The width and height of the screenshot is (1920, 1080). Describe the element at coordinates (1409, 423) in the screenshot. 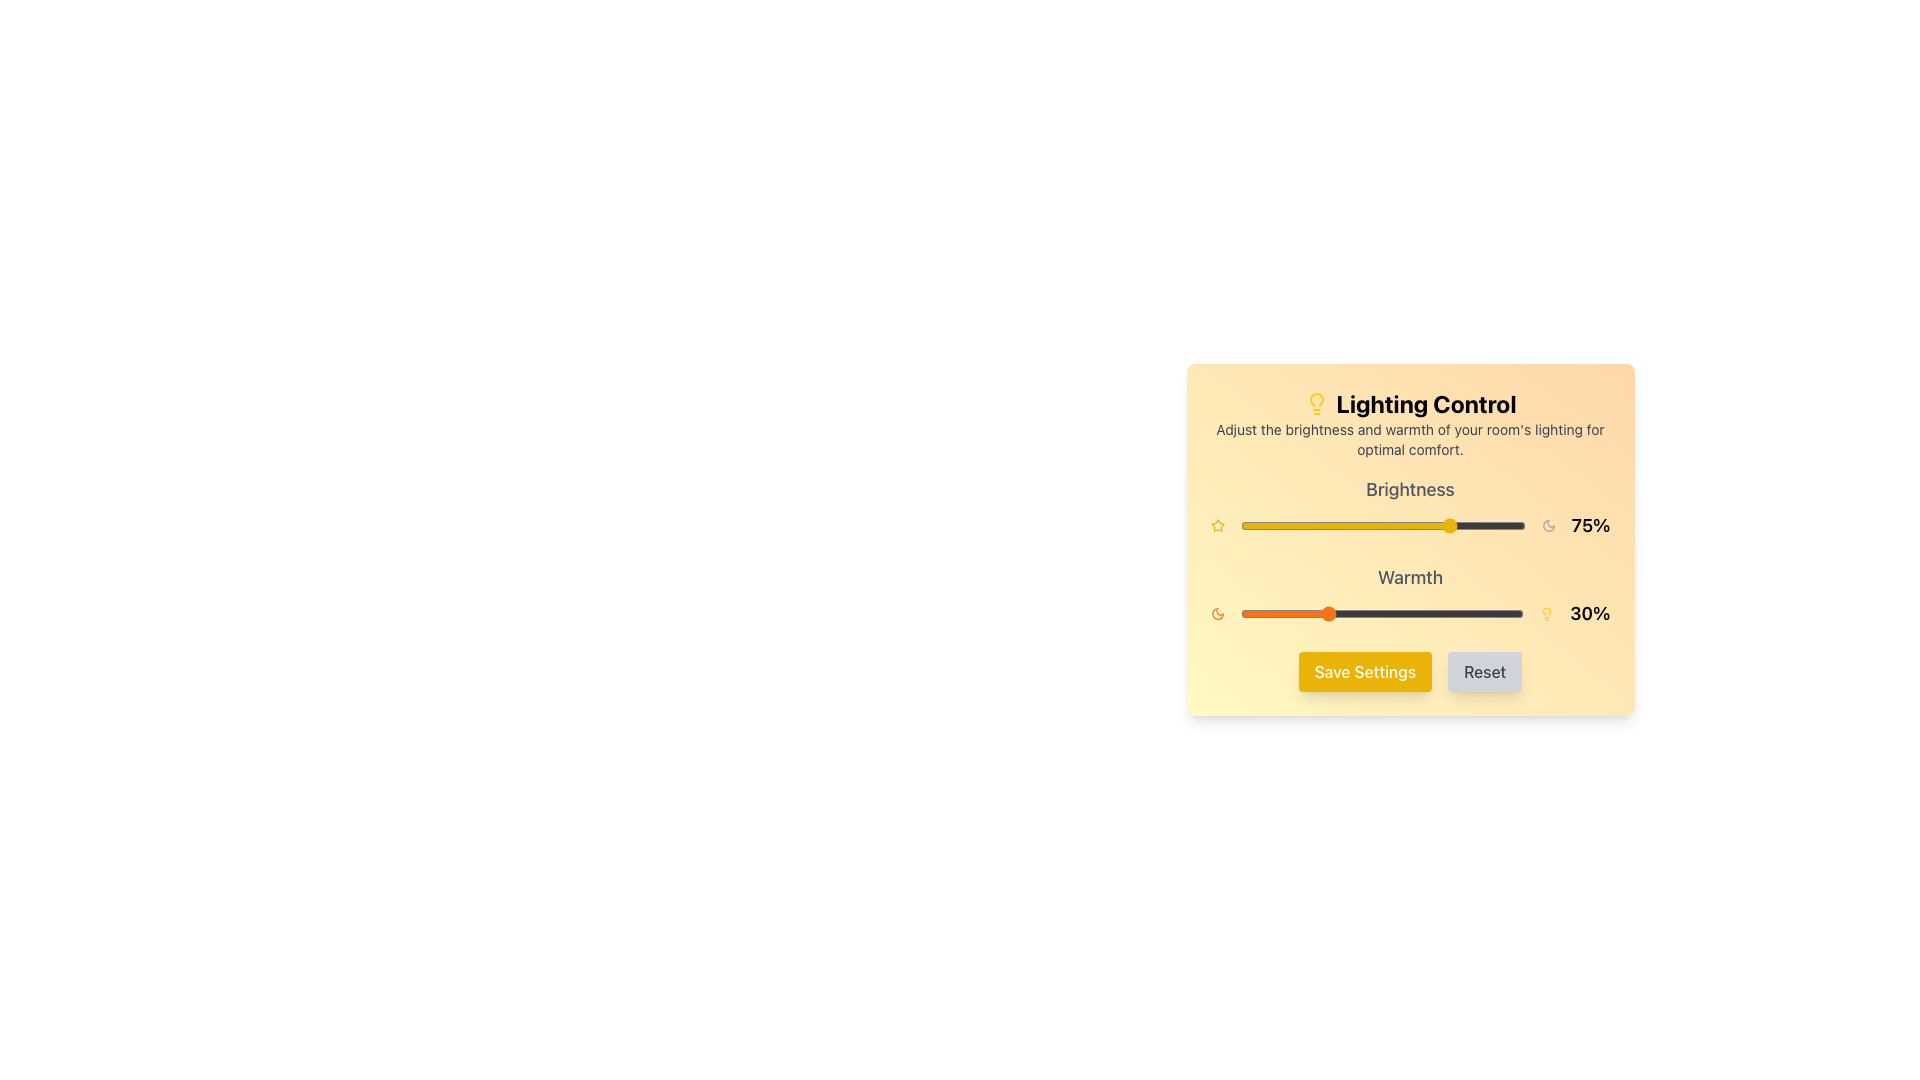

I see `the Text Block with Iconography to gain information about the lighting controls` at that location.